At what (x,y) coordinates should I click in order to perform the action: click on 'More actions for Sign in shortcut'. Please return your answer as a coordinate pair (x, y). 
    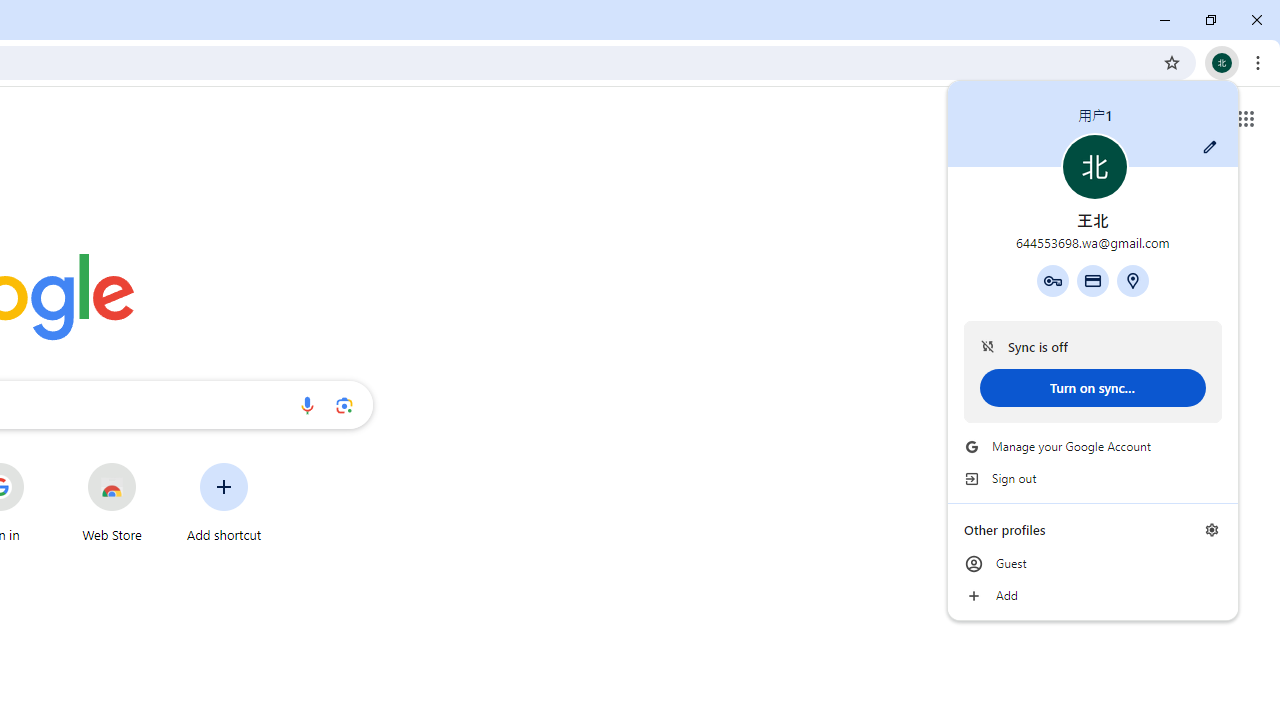
    Looking at the image, I should click on (39, 464).